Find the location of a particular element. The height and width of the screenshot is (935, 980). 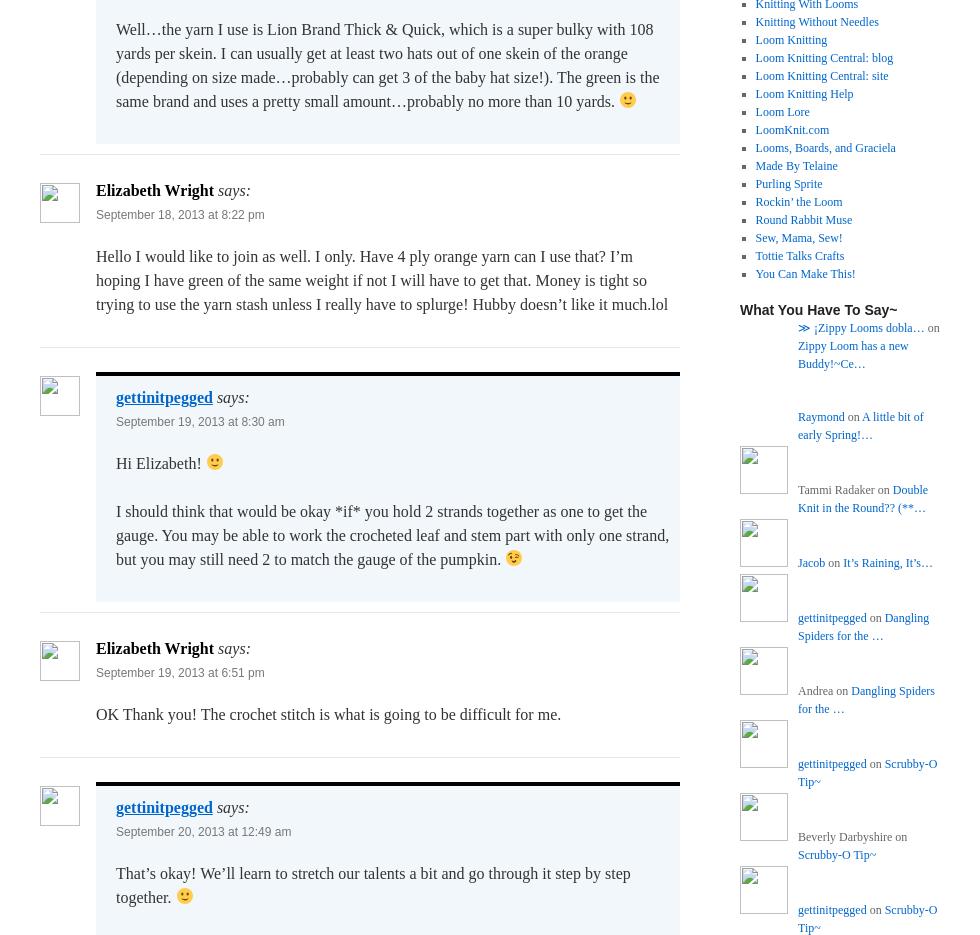

'You Can Make This!' is located at coordinates (804, 272).